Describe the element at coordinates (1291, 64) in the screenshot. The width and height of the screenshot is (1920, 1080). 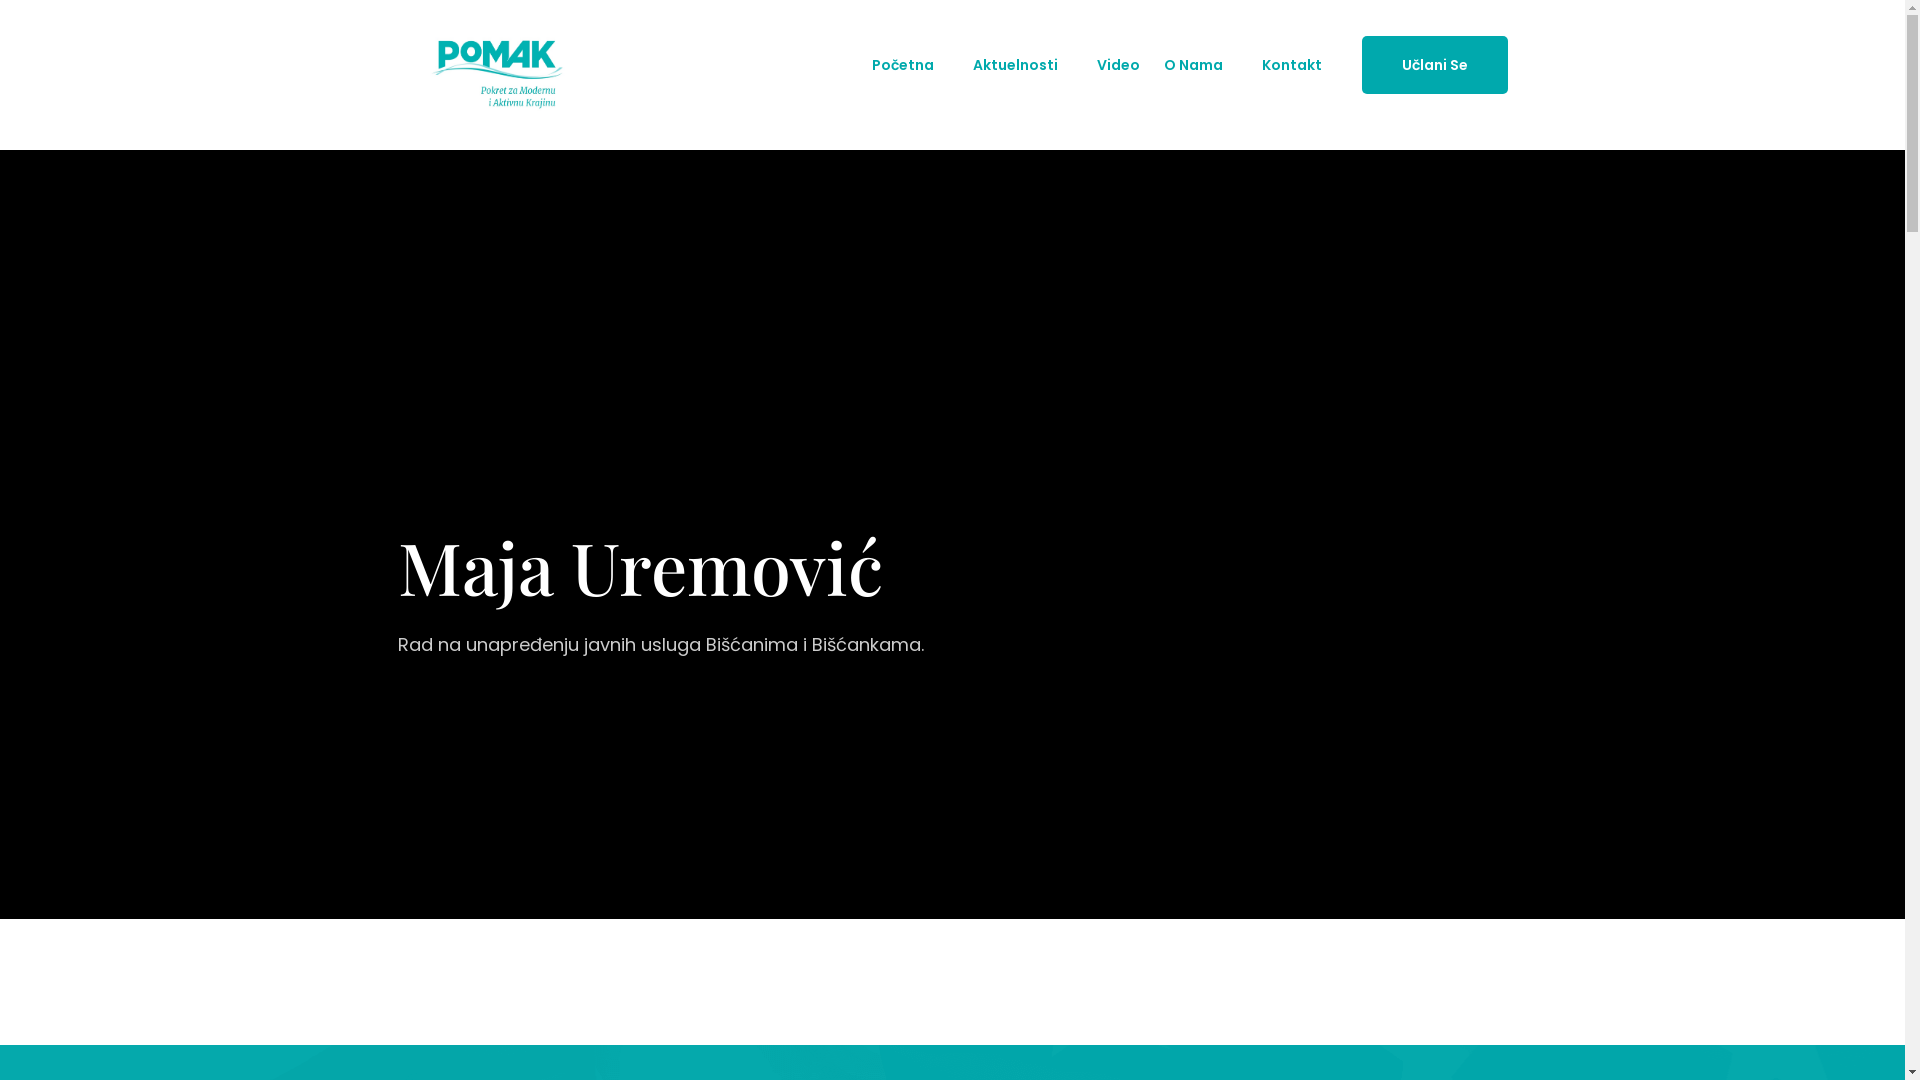
I see `'Kontakt'` at that location.